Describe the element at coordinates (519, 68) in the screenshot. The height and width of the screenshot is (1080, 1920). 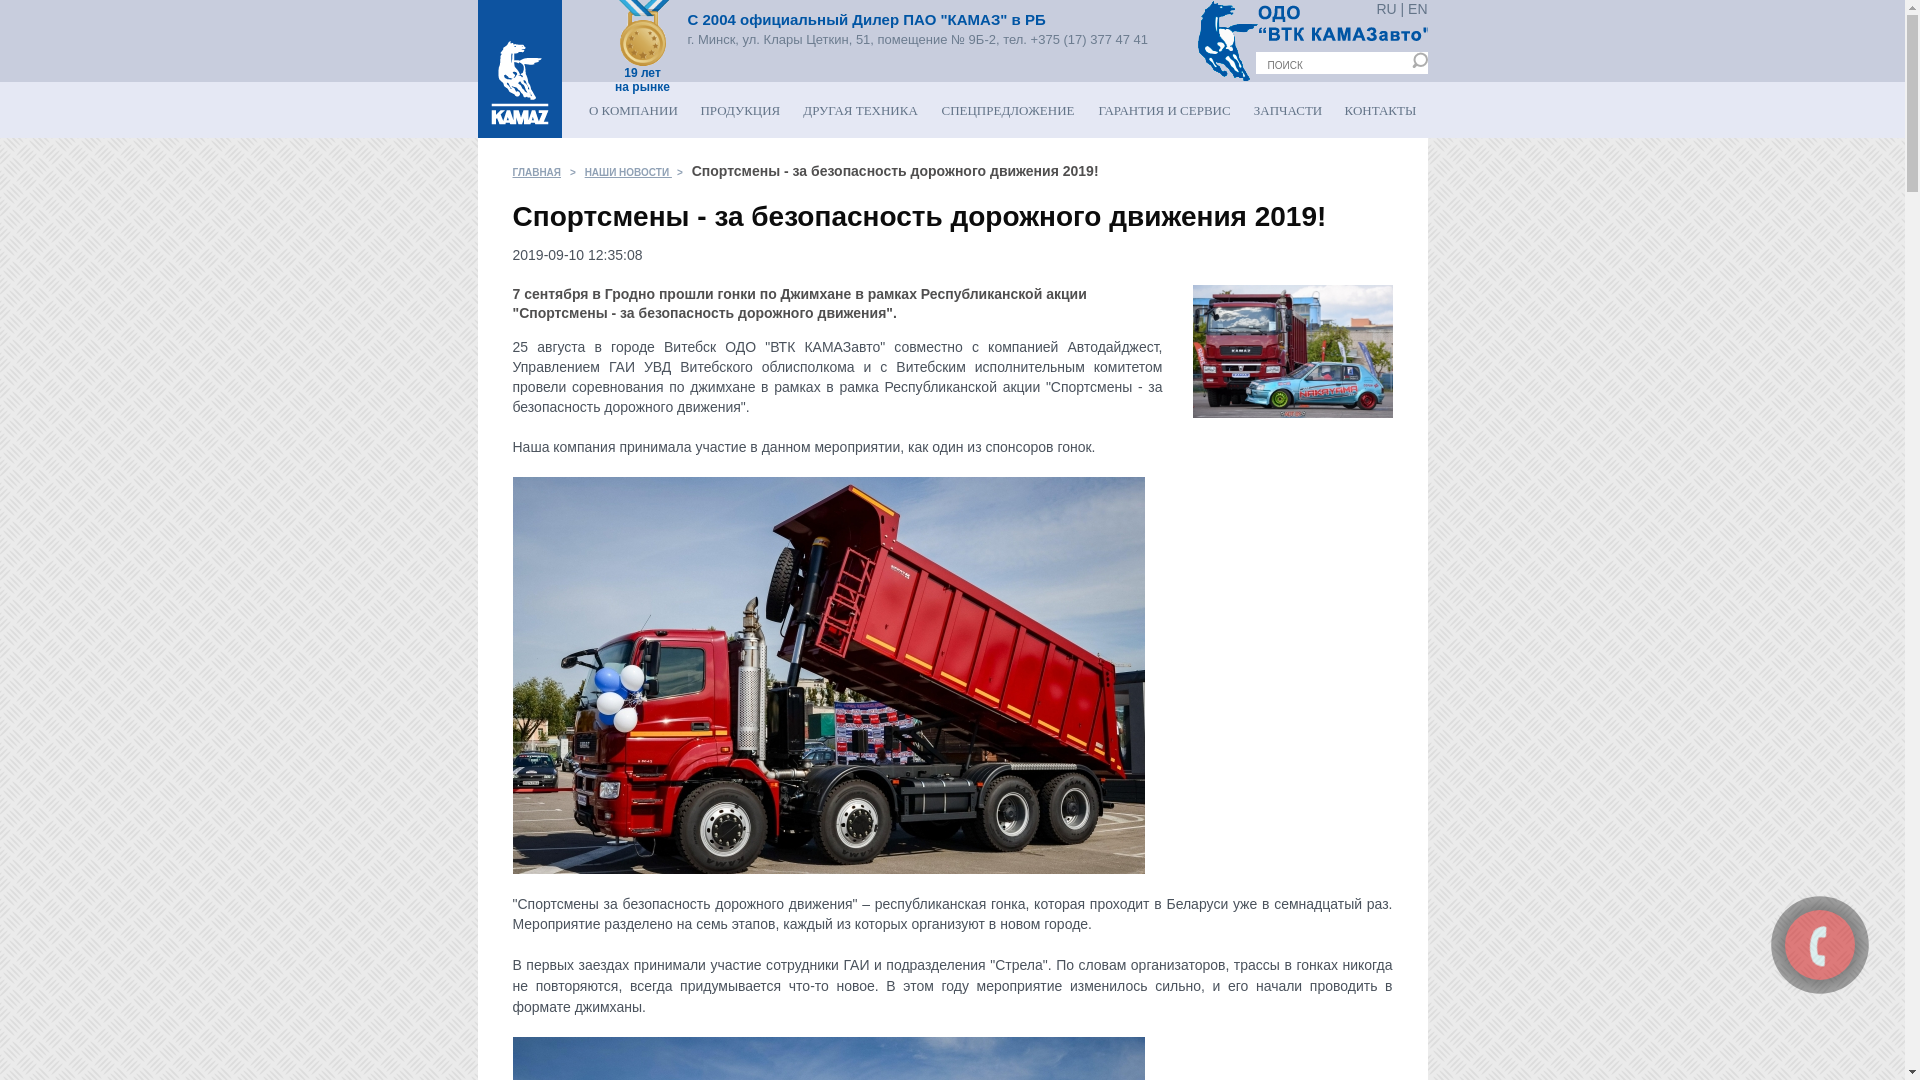
I see `'KAMAZ'` at that location.